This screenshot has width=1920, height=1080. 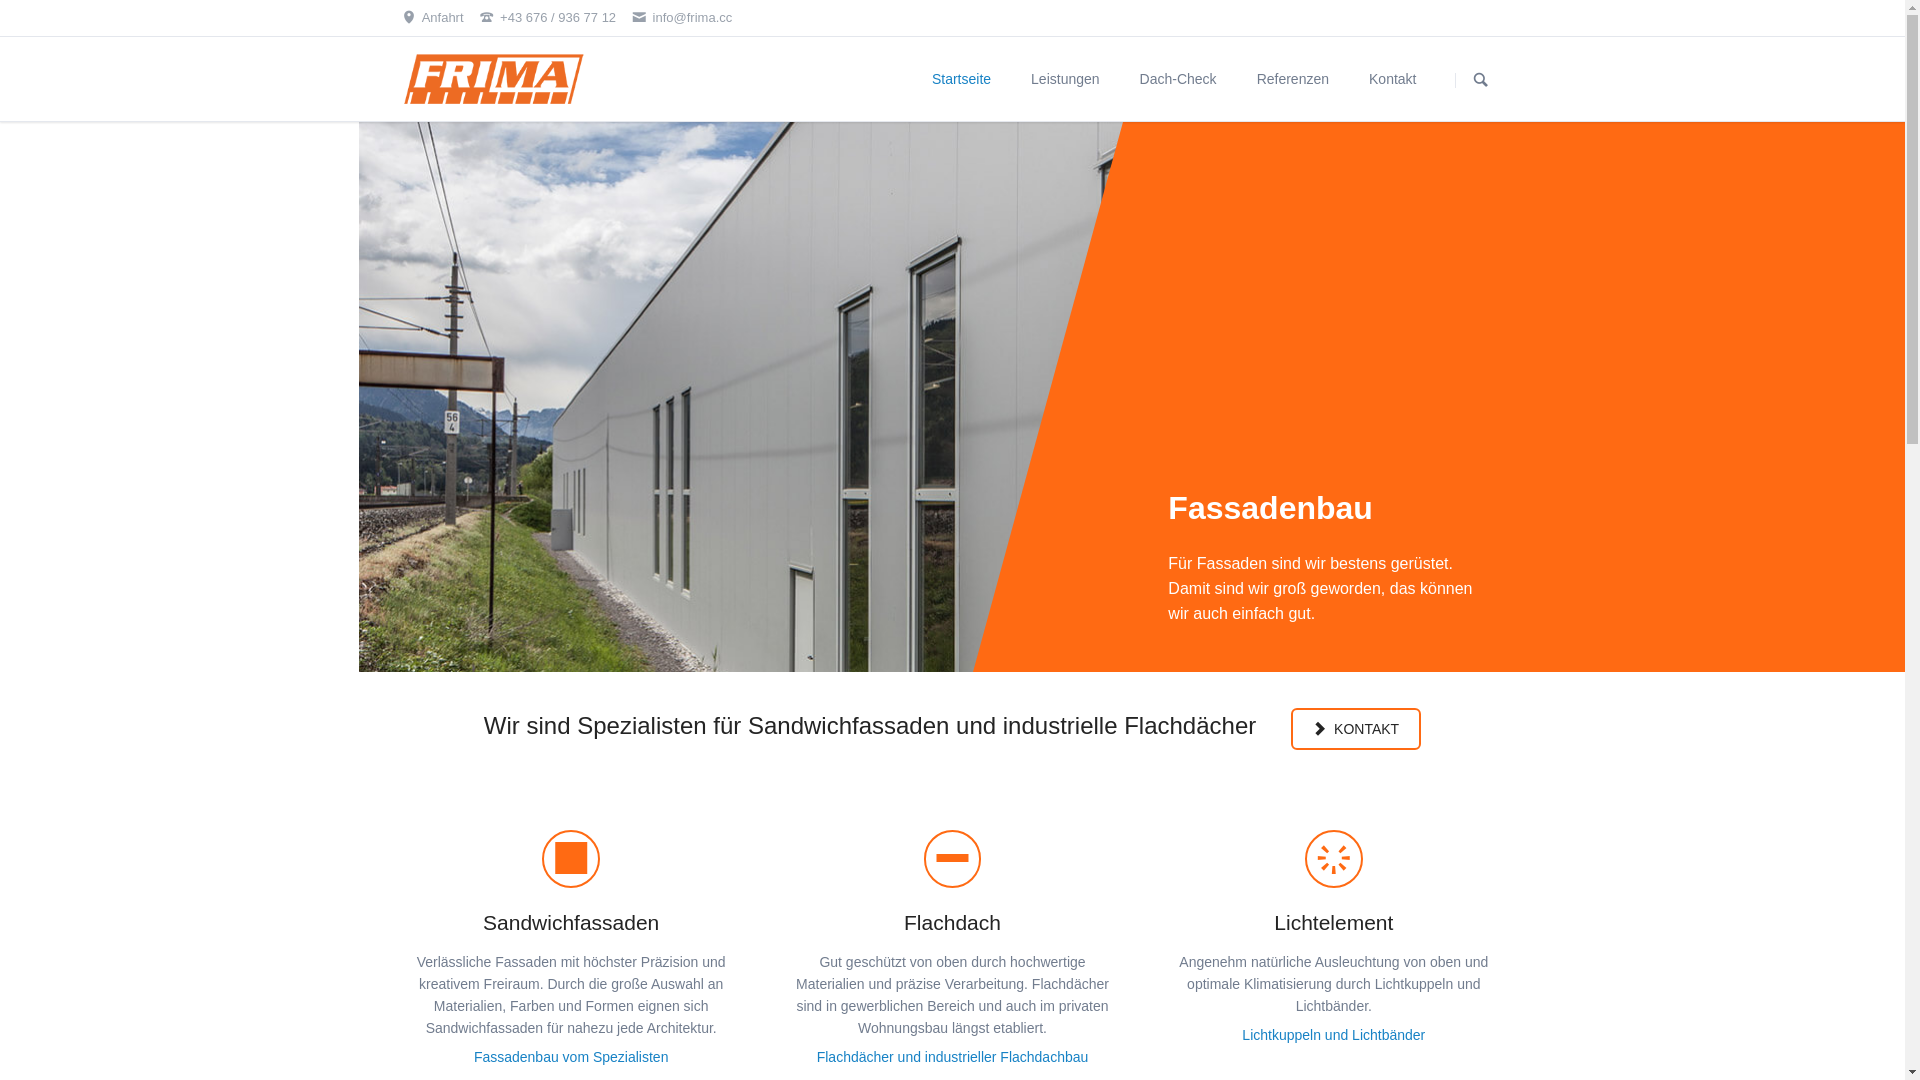 What do you see at coordinates (1481, 79) in the screenshot?
I see `'SUCHEN'` at bounding box center [1481, 79].